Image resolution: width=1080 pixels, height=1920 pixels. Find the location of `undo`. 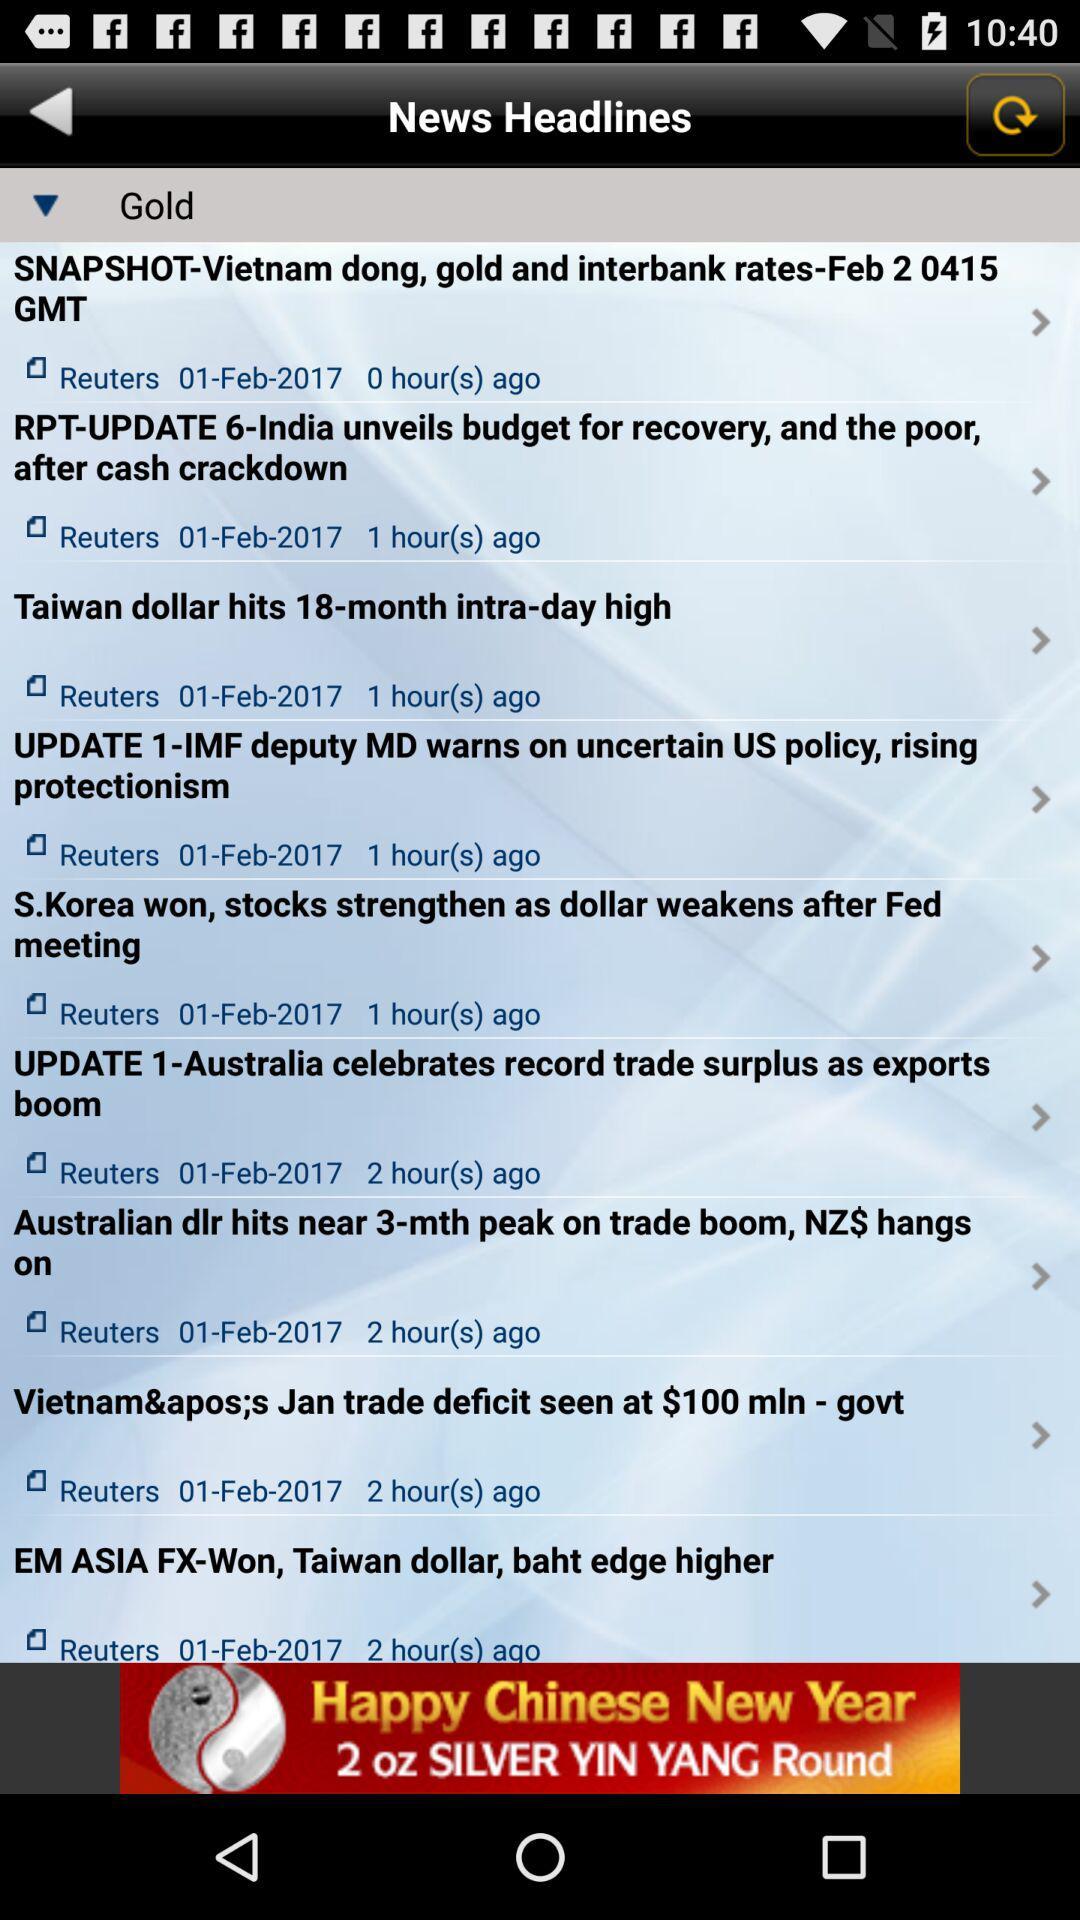

undo is located at coordinates (50, 114).